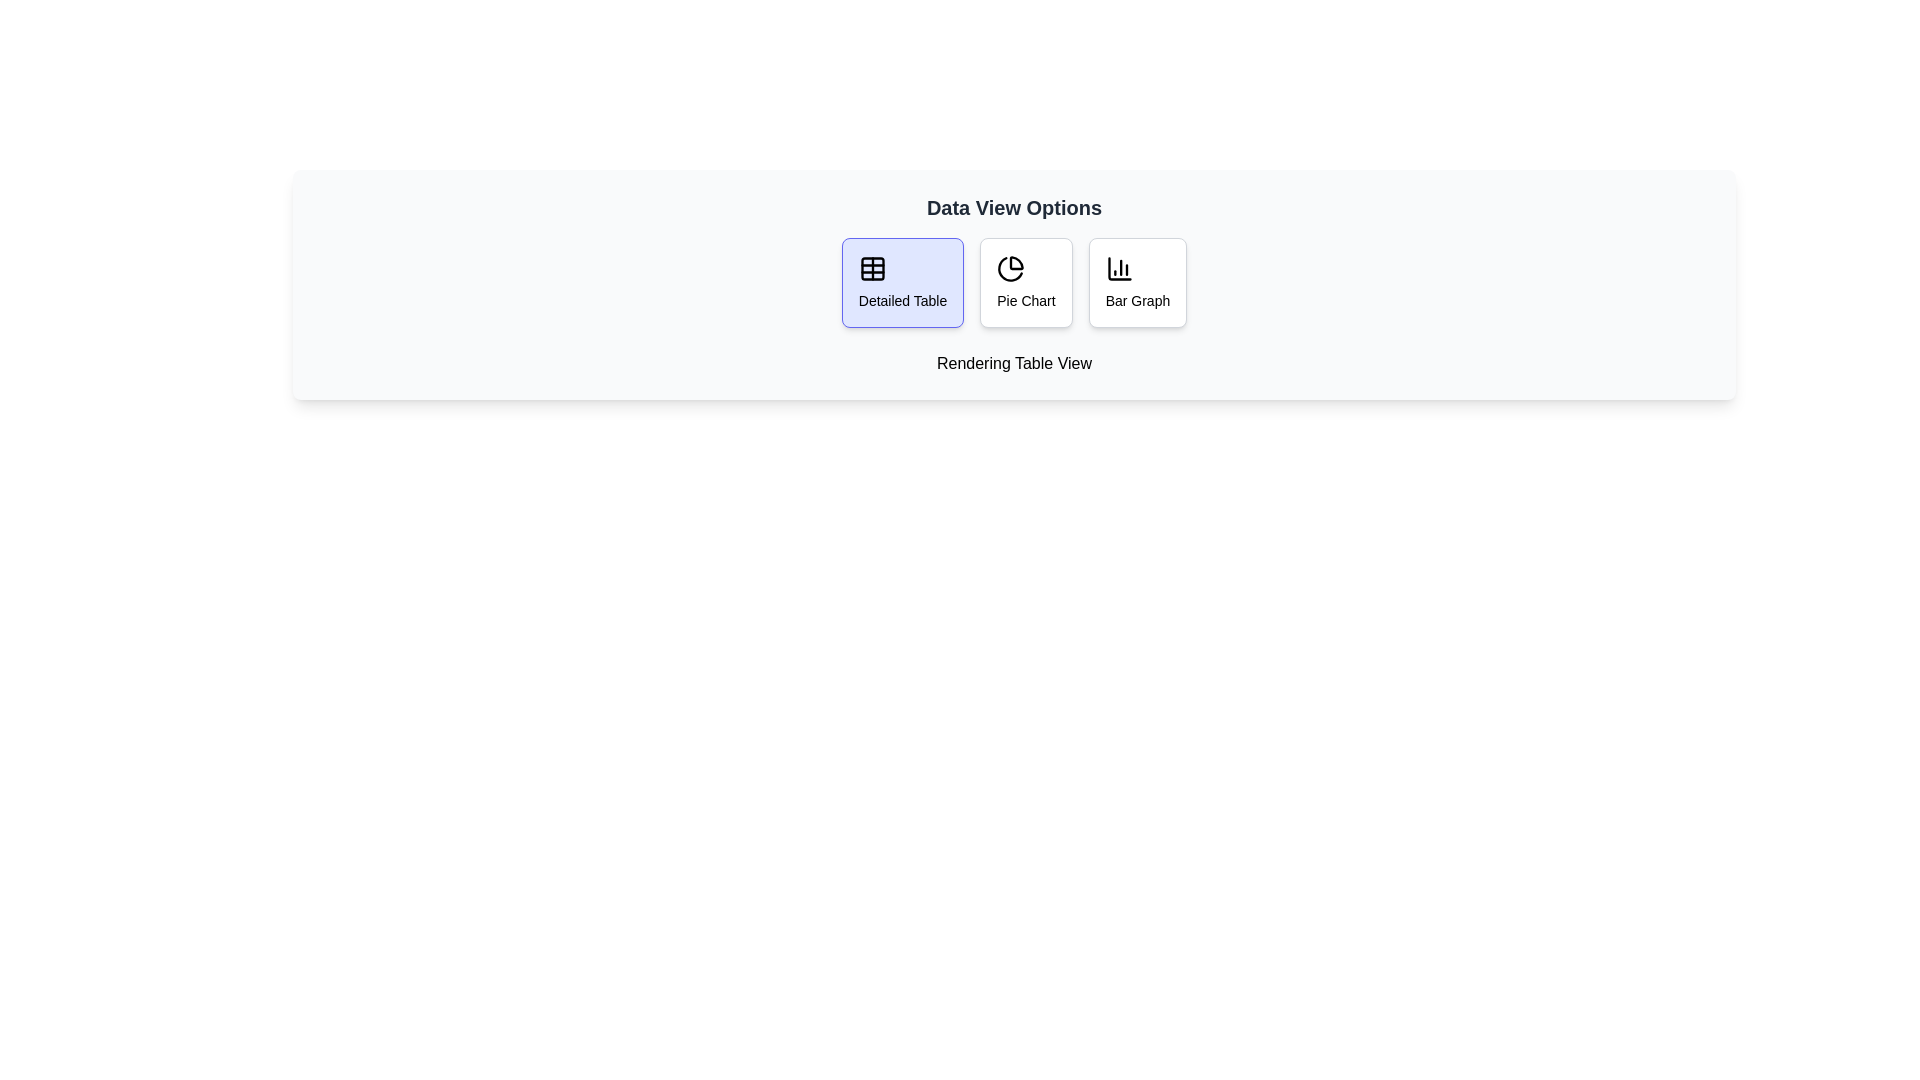 The width and height of the screenshot is (1920, 1080). I want to click on the data view mode corresponding to Pie Chart, so click(1026, 282).